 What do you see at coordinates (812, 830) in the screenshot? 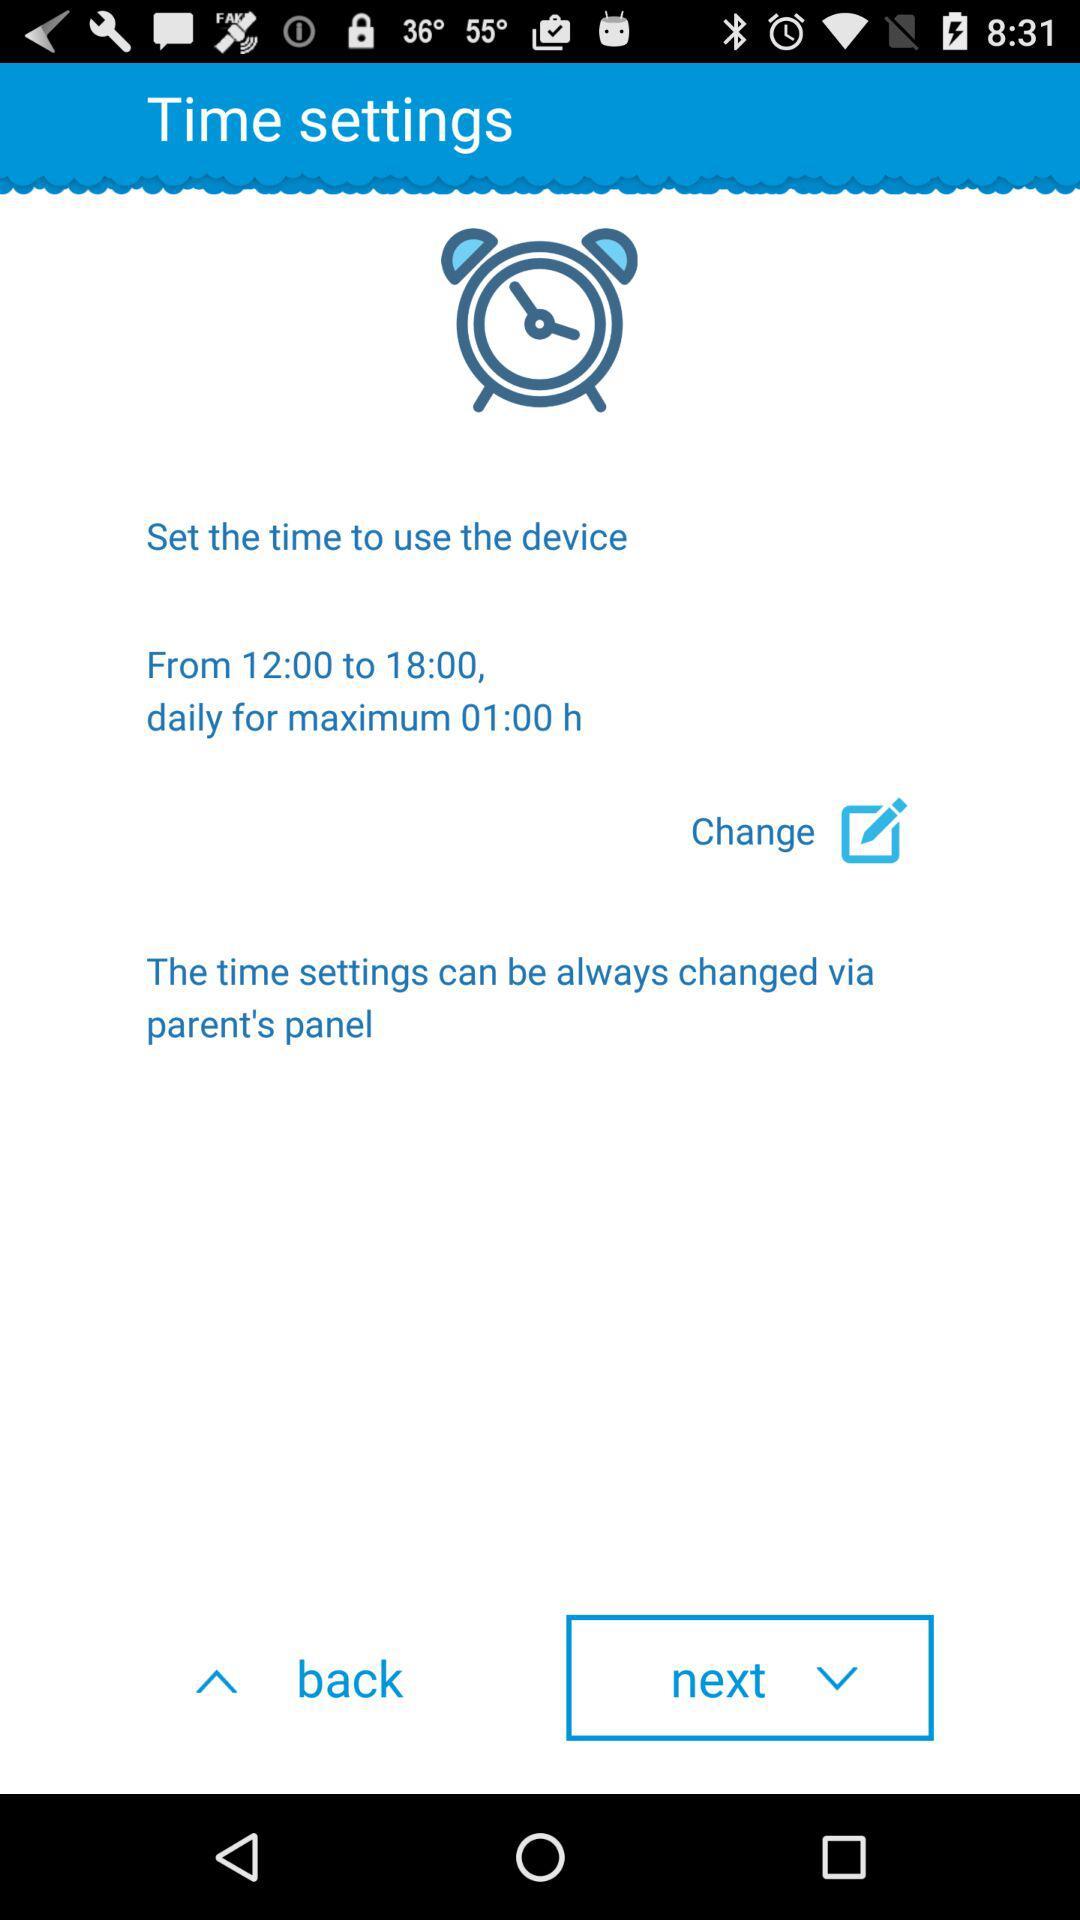
I see `the change` at bounding box center [812, 830].